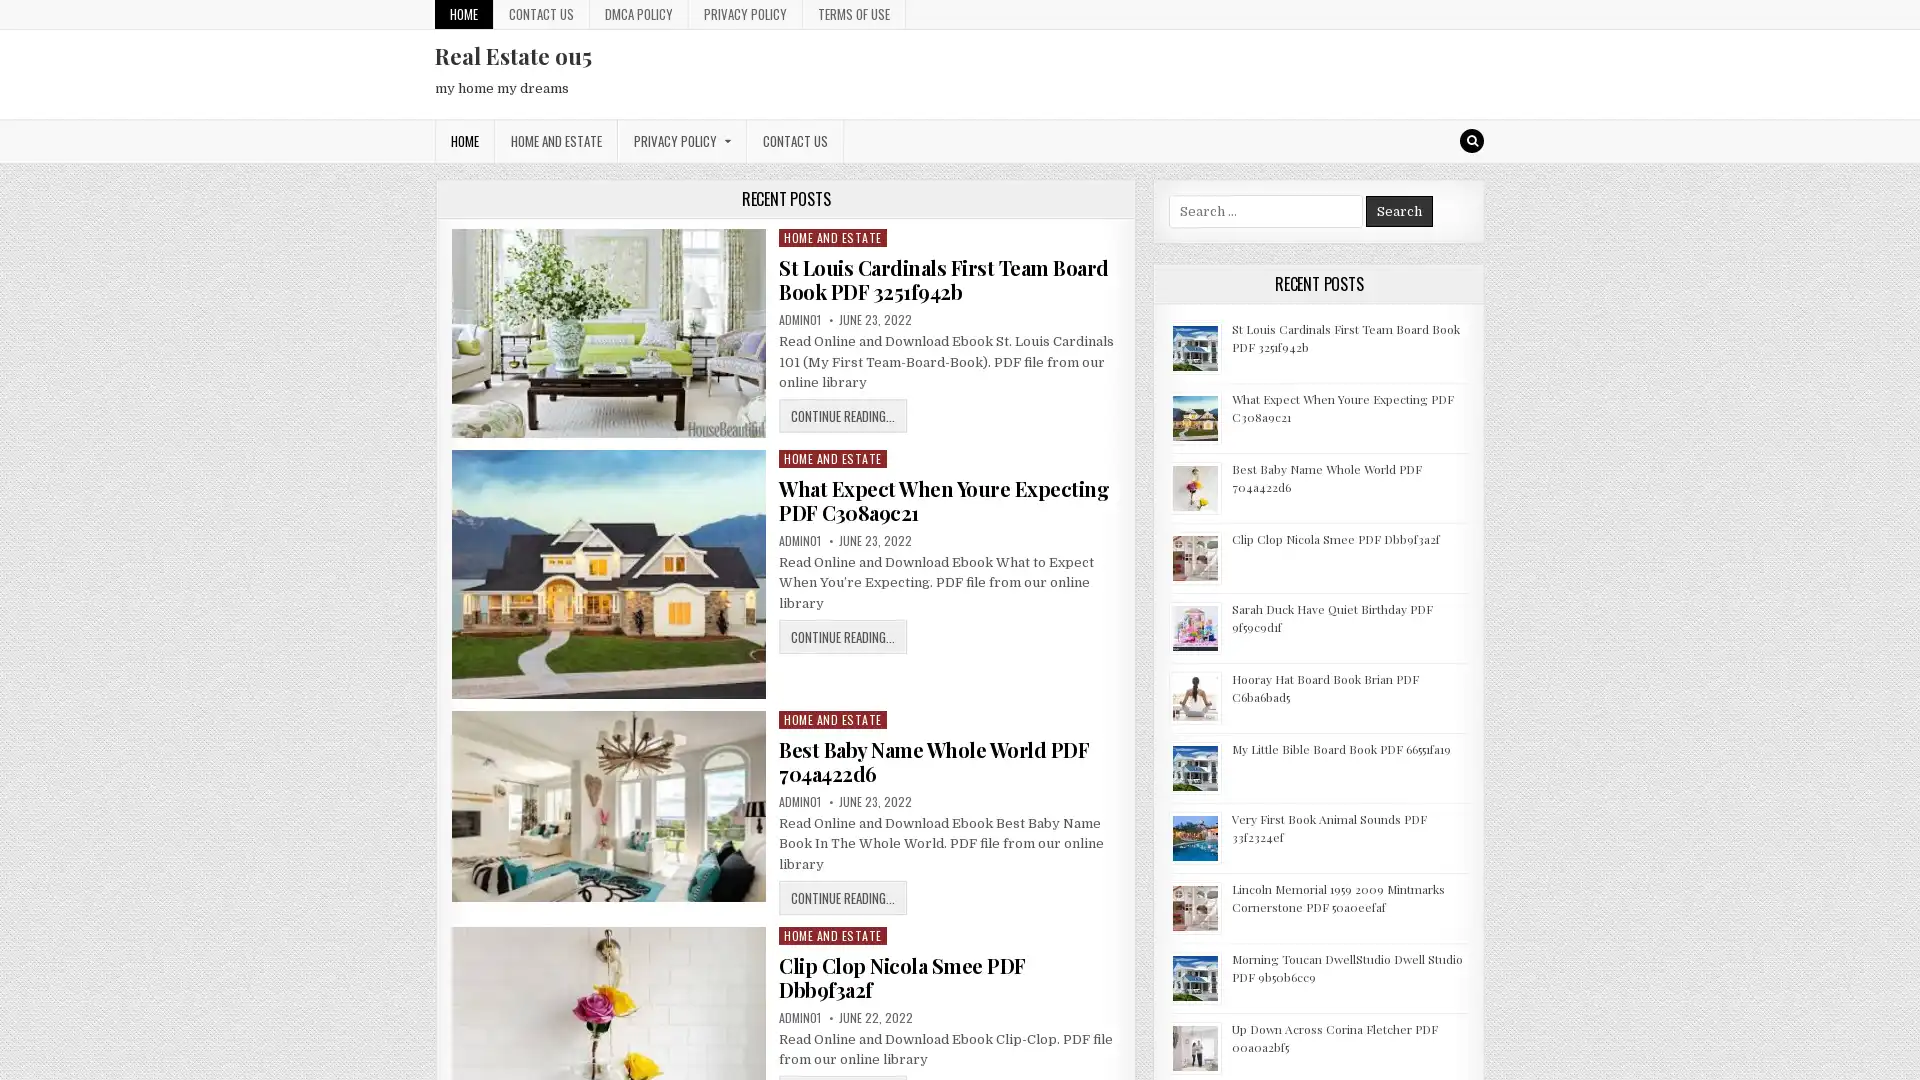  What do you see at coordinates (1398, 211) in the screenshot?
I see `Search` at bounding box center [1398, 211].